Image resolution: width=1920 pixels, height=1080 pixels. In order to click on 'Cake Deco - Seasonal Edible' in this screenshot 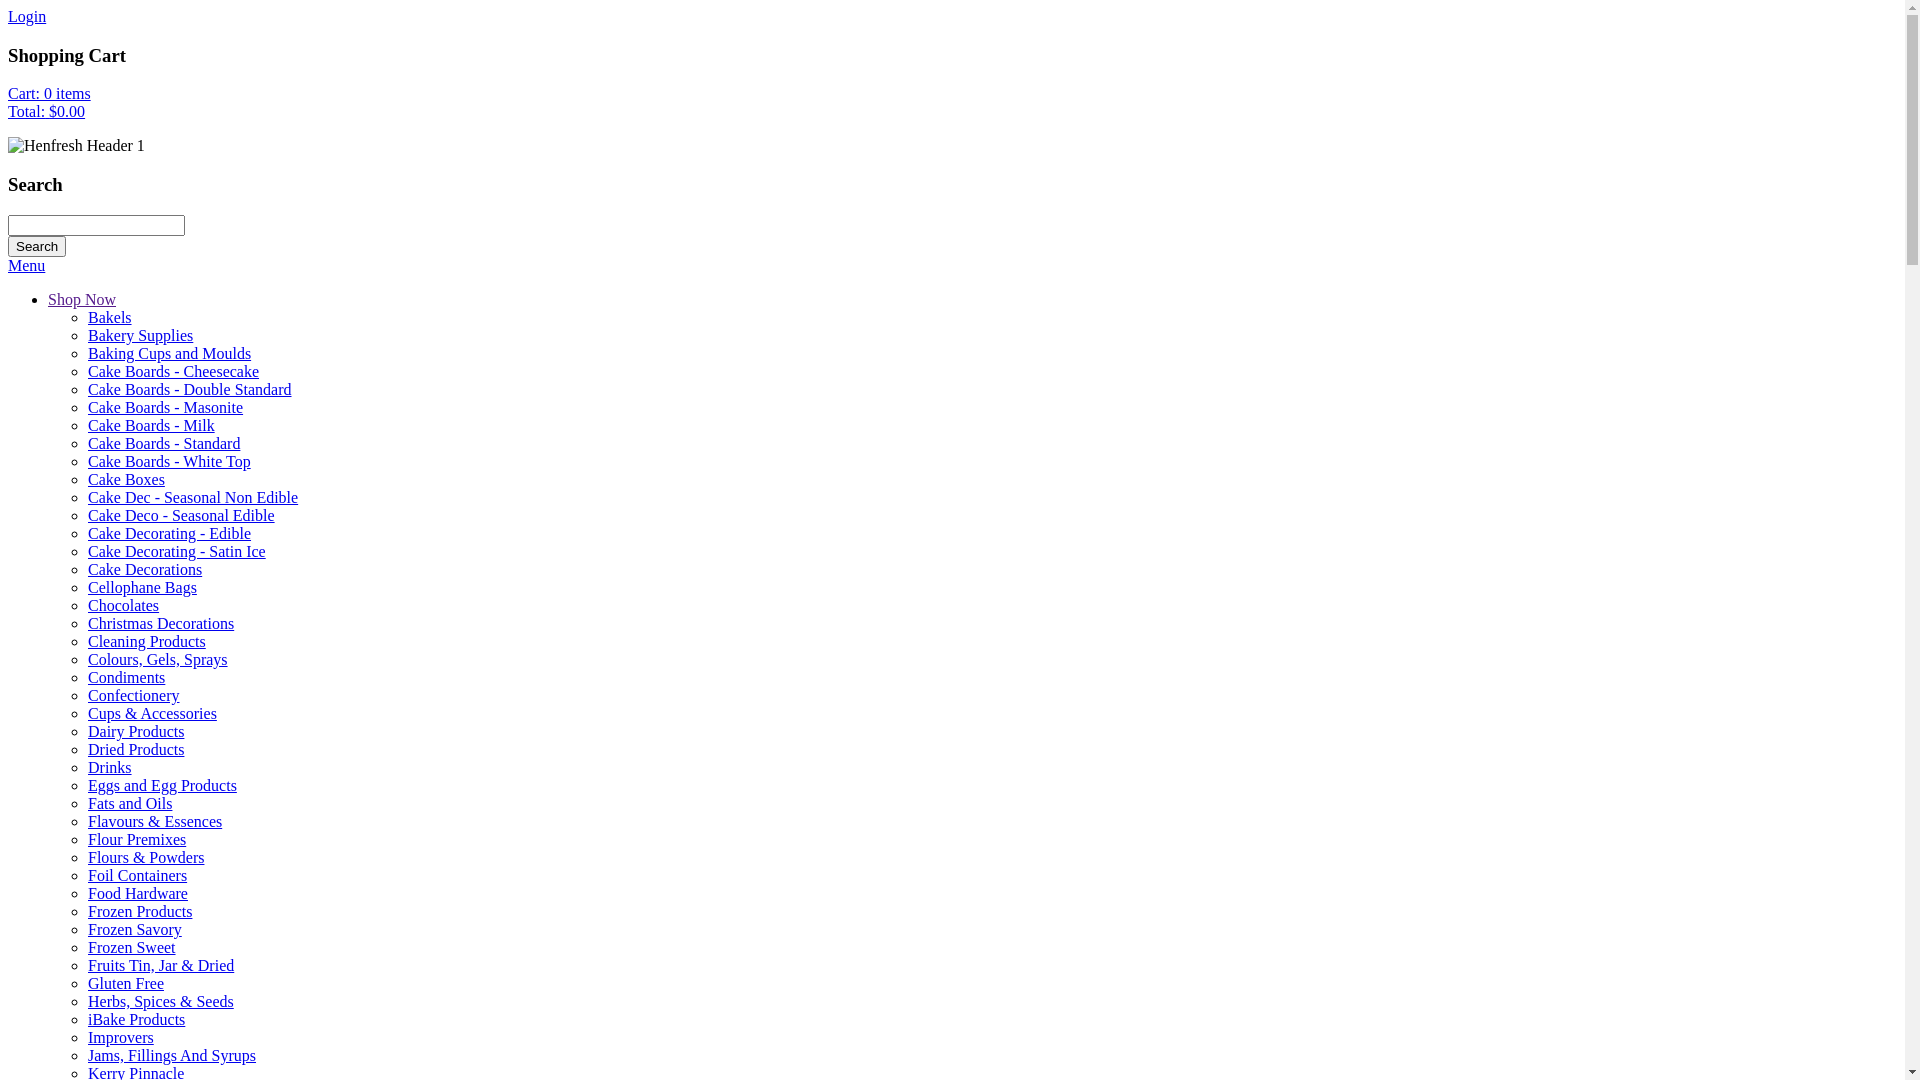, I will do `click(86, 514)`.